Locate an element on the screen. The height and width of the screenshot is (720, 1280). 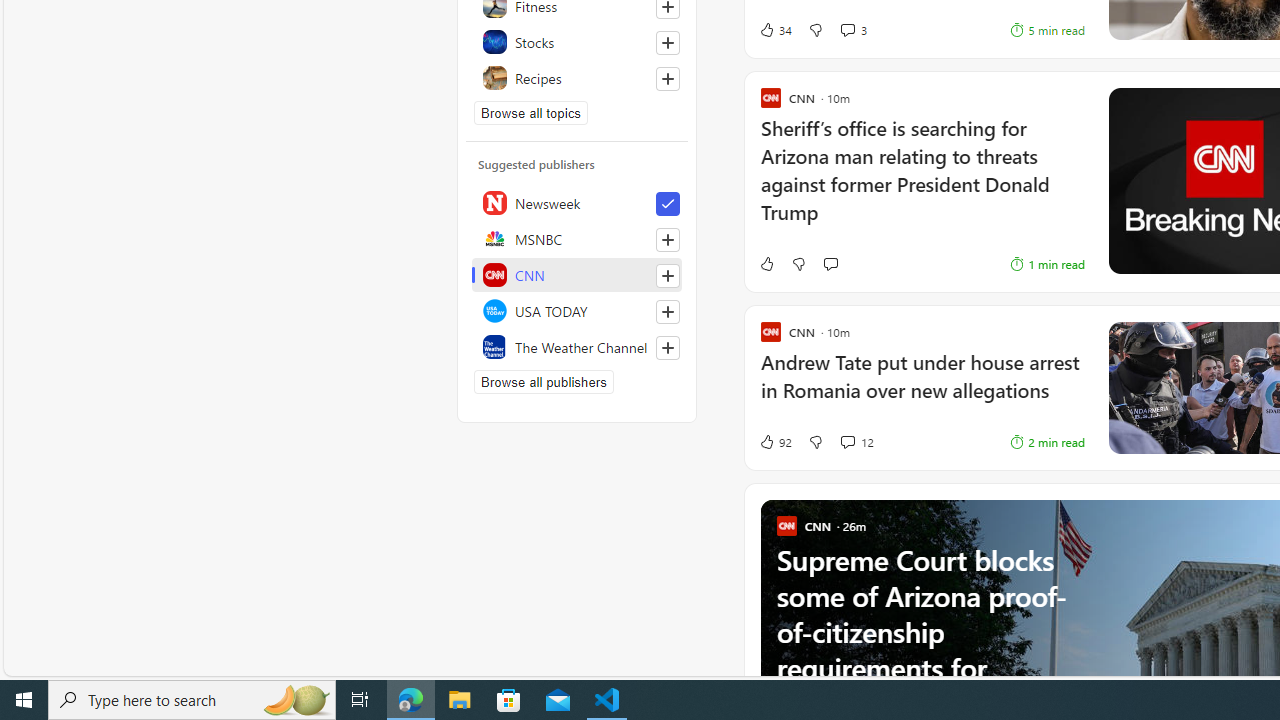
'USA TODAY' is located at coordinates (576, 311).